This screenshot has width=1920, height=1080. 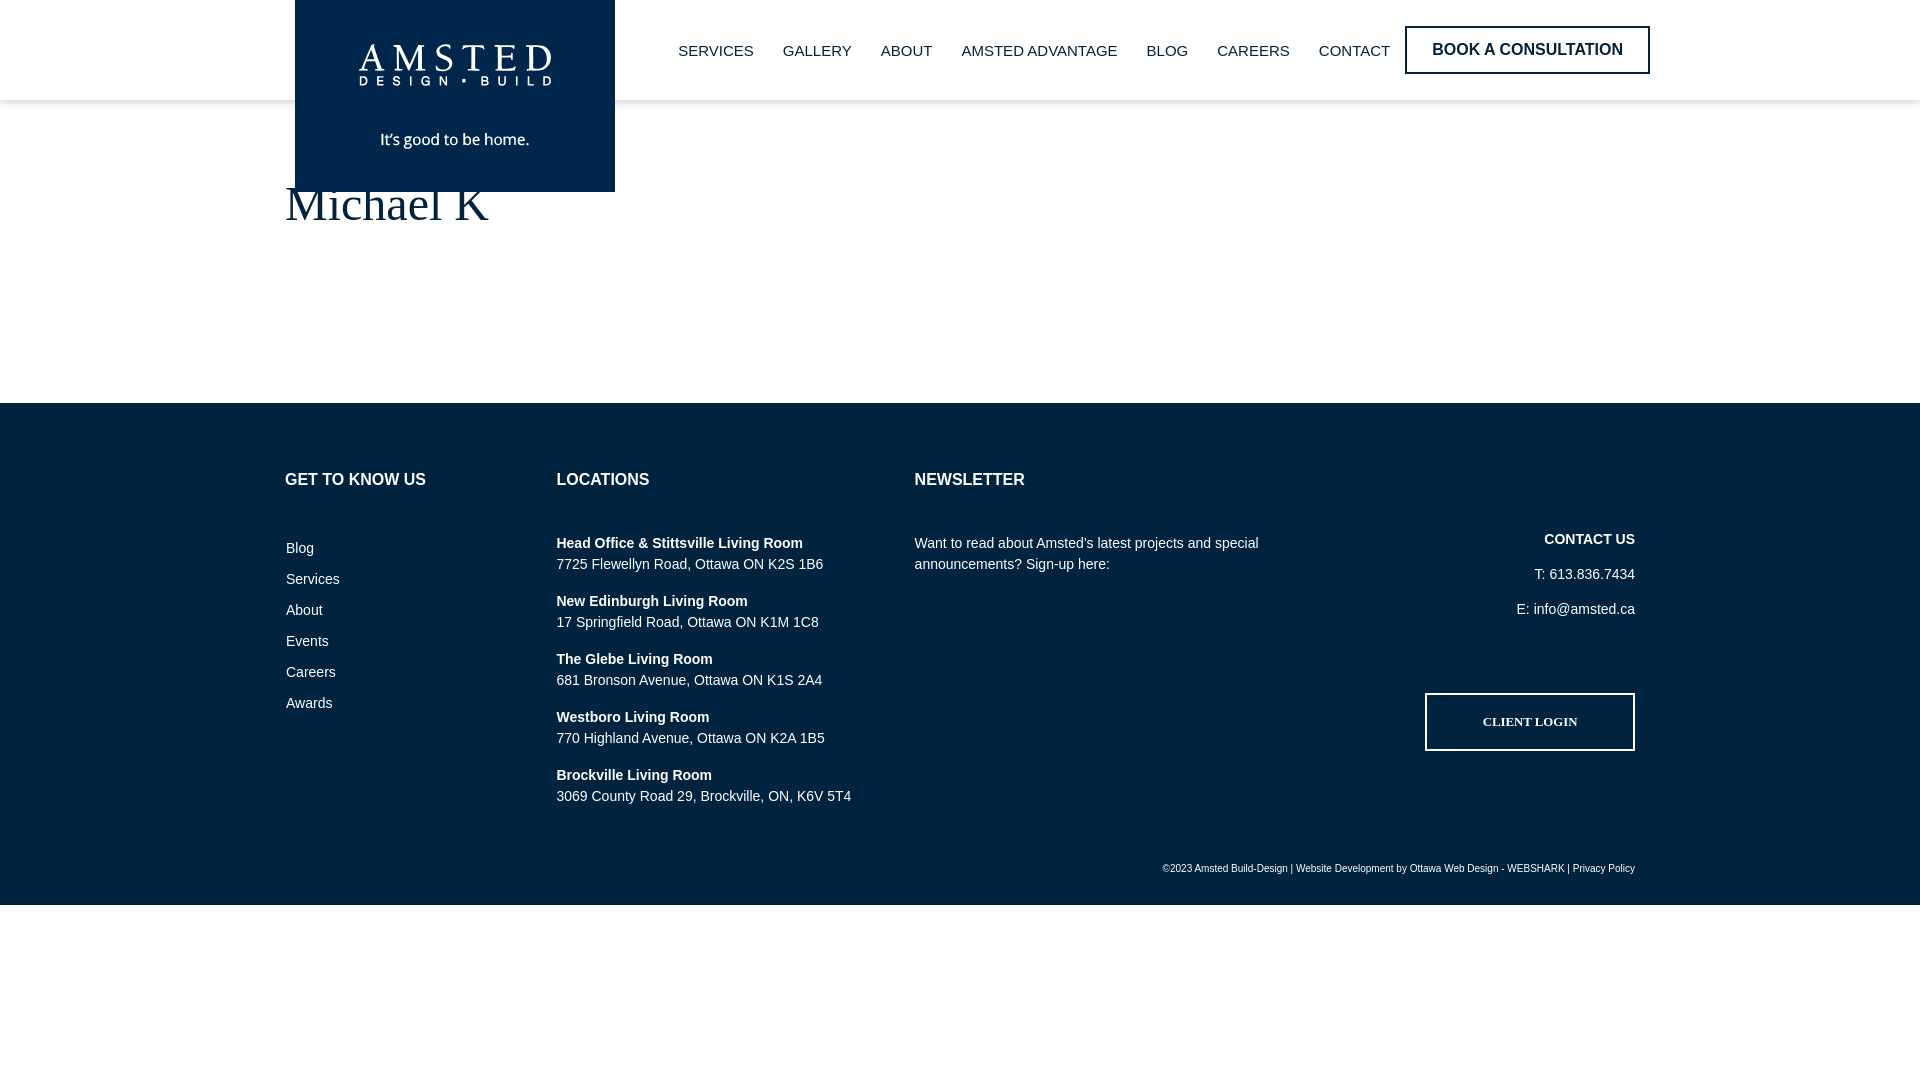 What do you see at coordinates (1591, 574) in the screenshot?
I see `'613.836.7434'` at bounding box center [1591, 574].